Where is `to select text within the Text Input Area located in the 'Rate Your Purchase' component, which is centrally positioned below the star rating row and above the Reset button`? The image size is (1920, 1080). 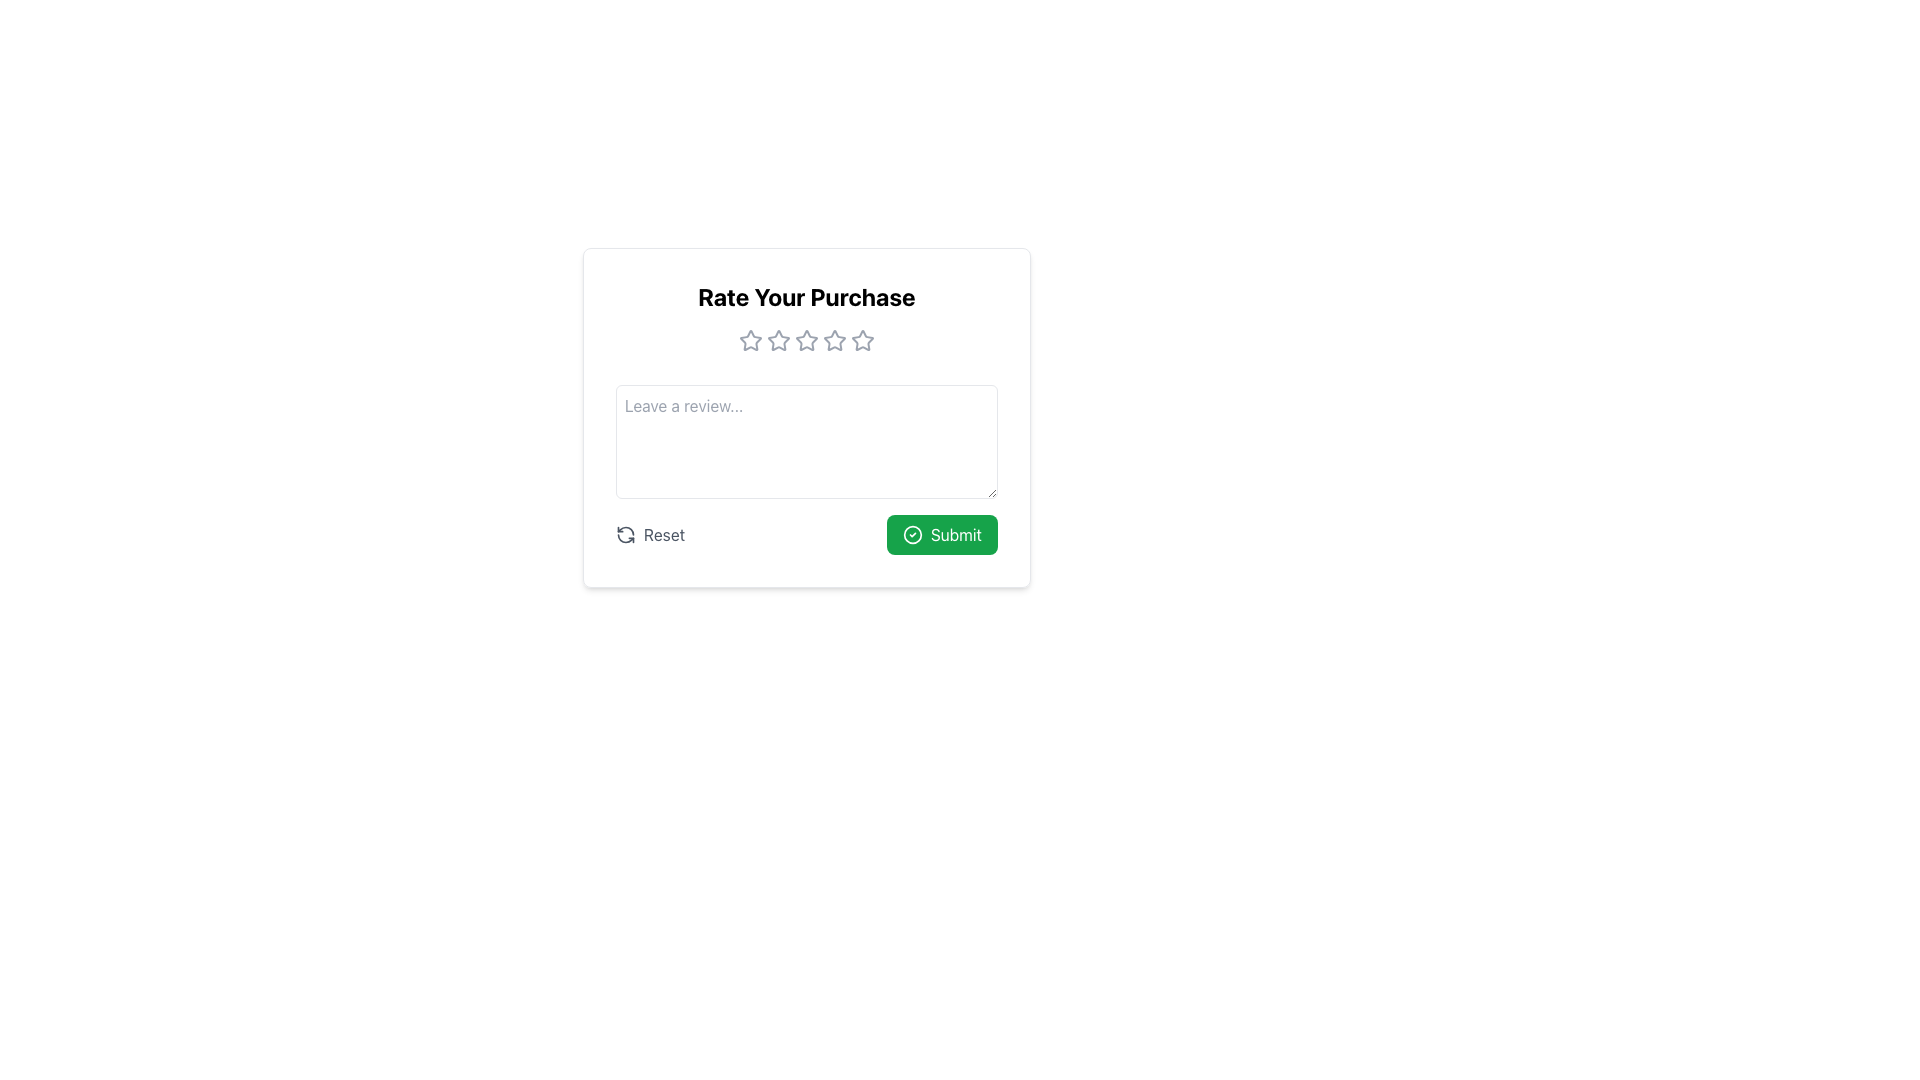
to select text within the Text Input Area located in the 'Rate Your Purchase' component, which is centrally positioned below the star rating row and above the Reset button is located at coordinates (806, 441).